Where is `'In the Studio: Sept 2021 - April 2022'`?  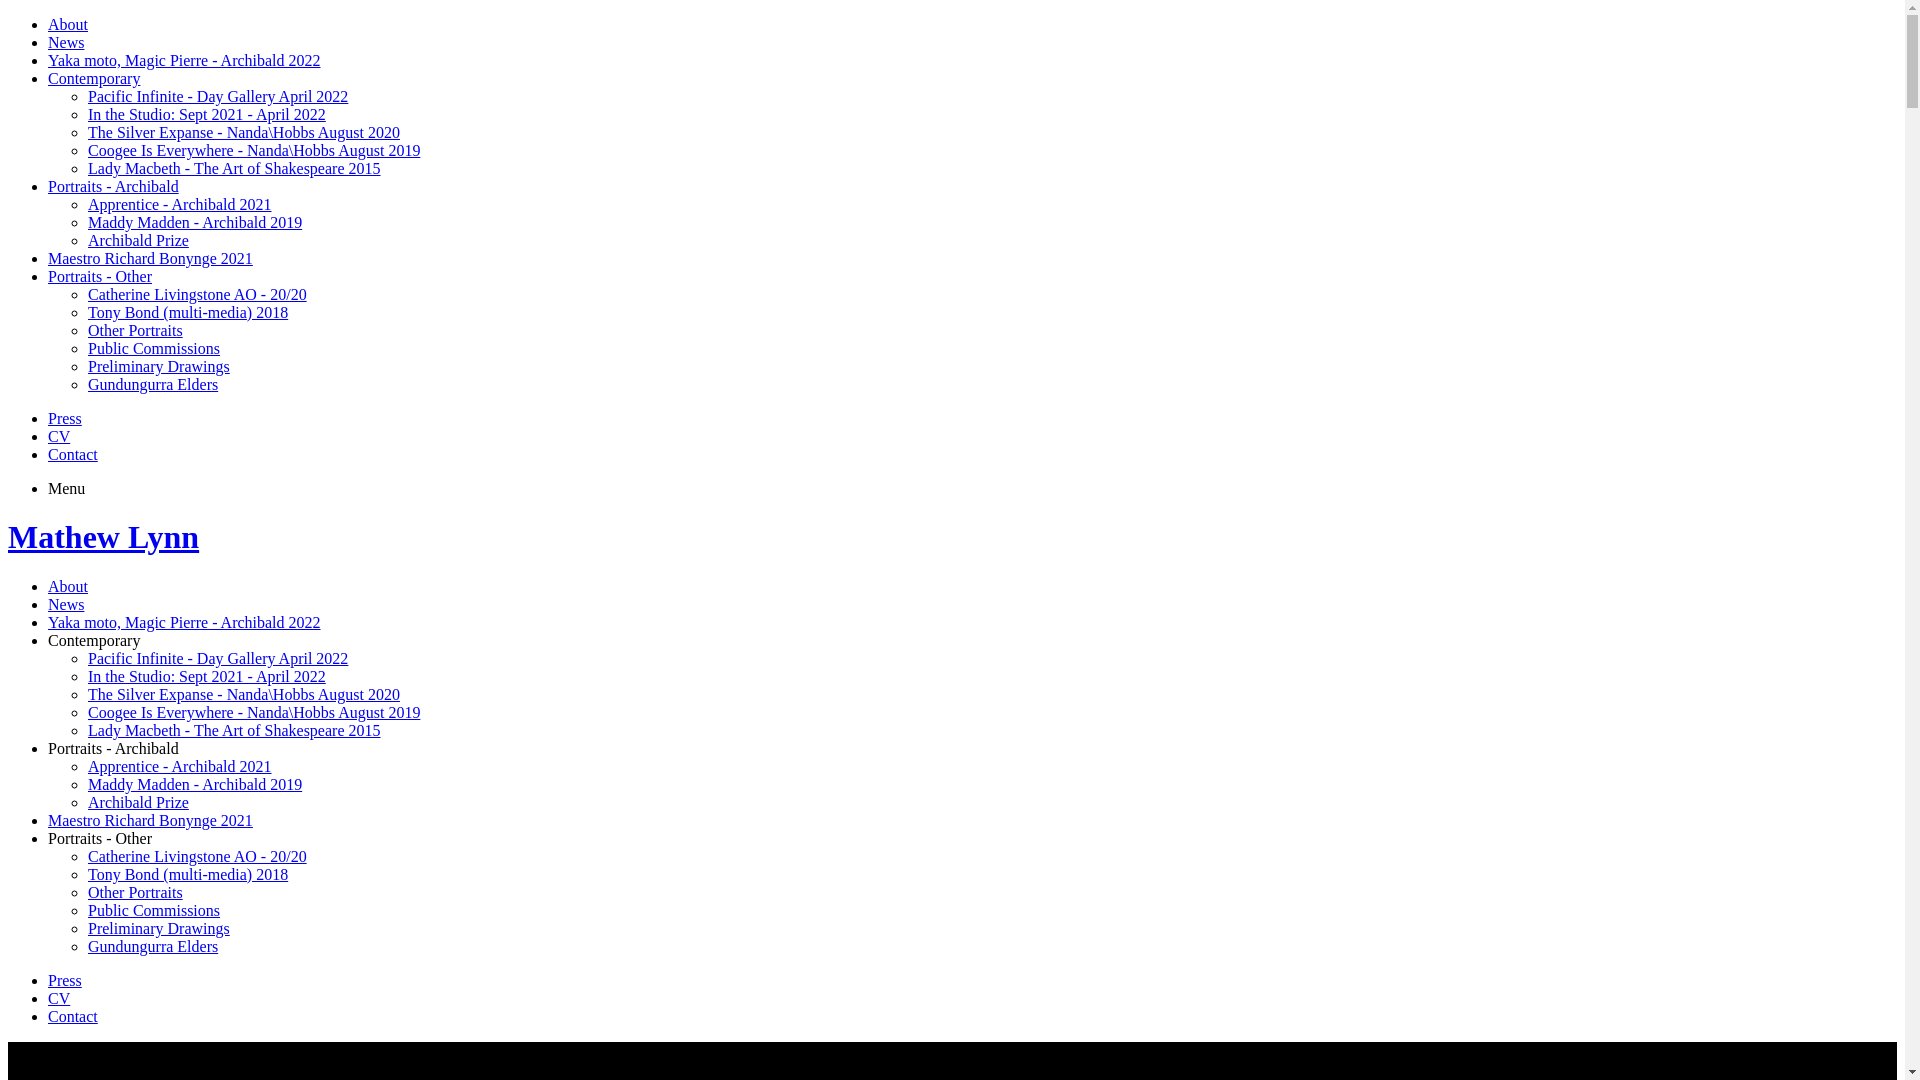 'In the Studio: Sept 2021 - April 2022' is located at coordinates (206, 675).